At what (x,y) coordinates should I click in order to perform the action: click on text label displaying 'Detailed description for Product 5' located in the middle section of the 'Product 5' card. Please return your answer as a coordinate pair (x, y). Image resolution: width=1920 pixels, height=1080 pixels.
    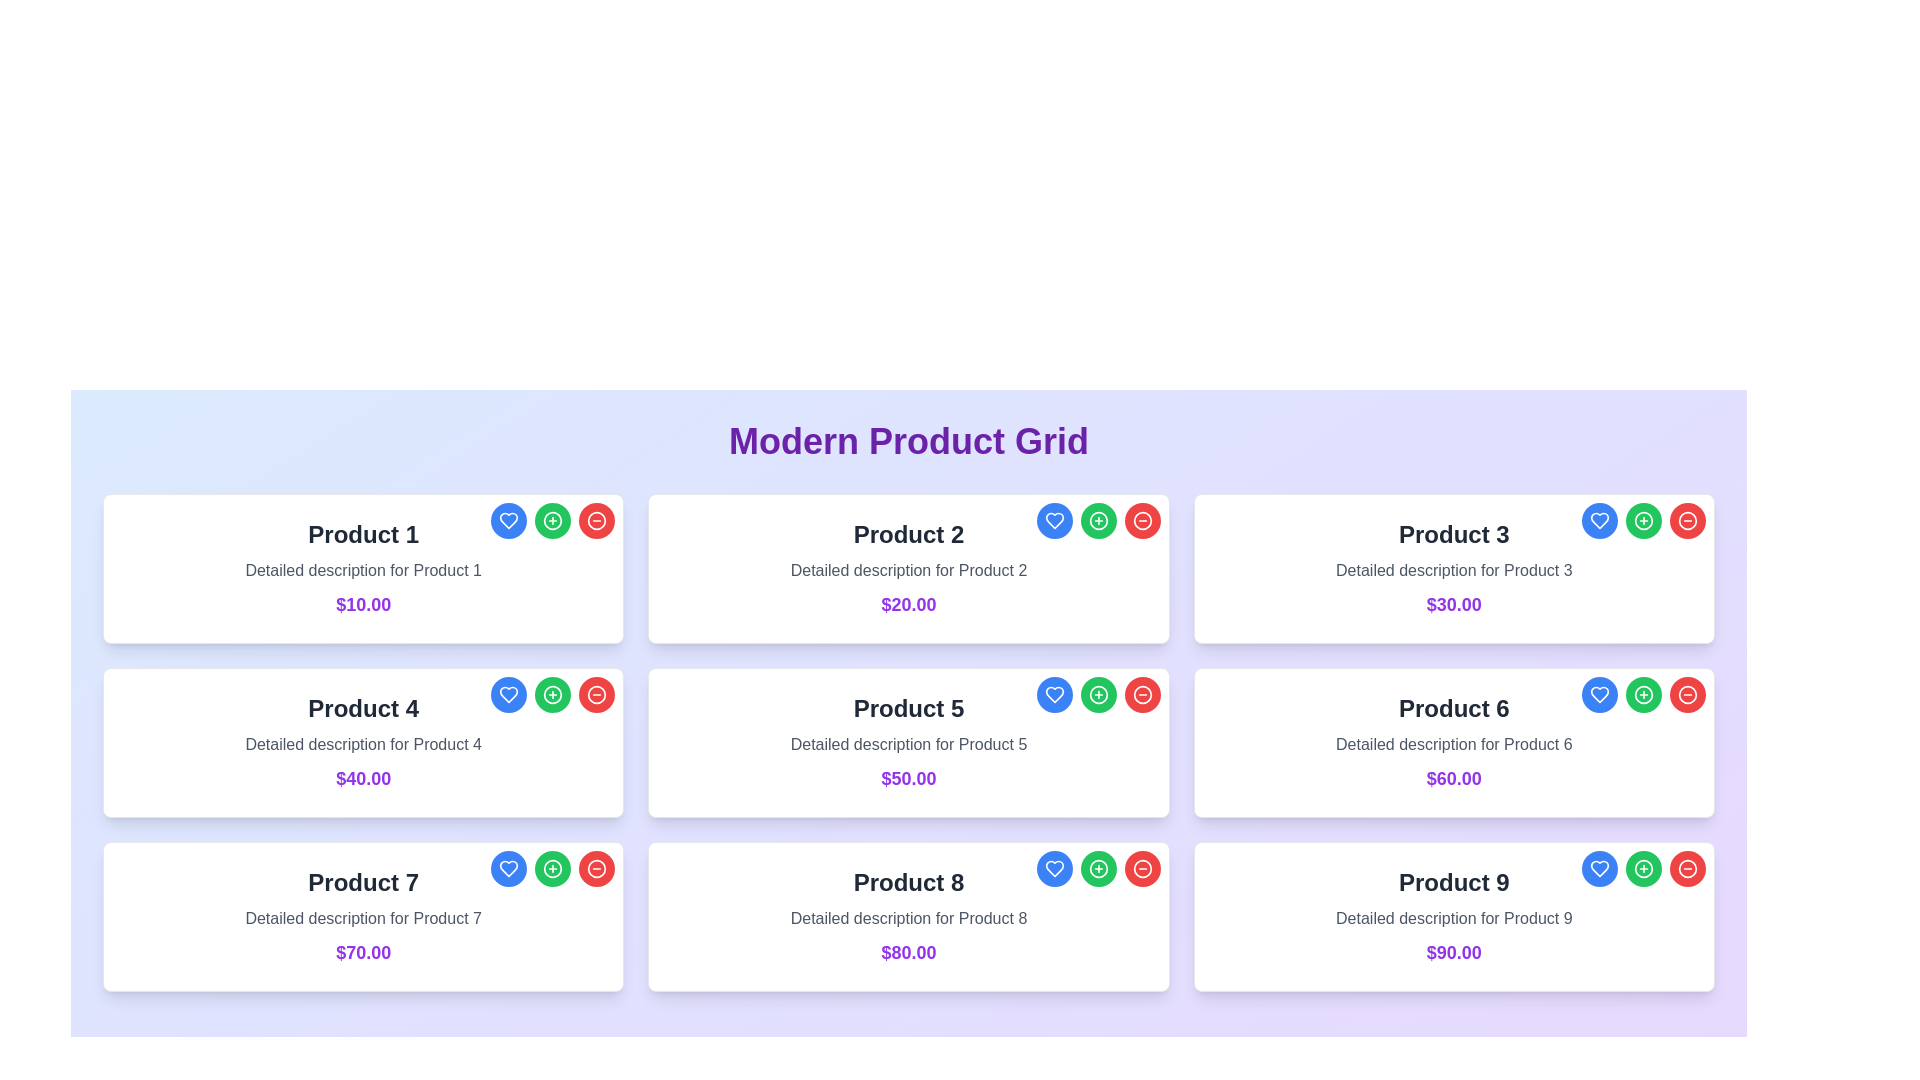
    Looking at the image, I should click on (907, 744).